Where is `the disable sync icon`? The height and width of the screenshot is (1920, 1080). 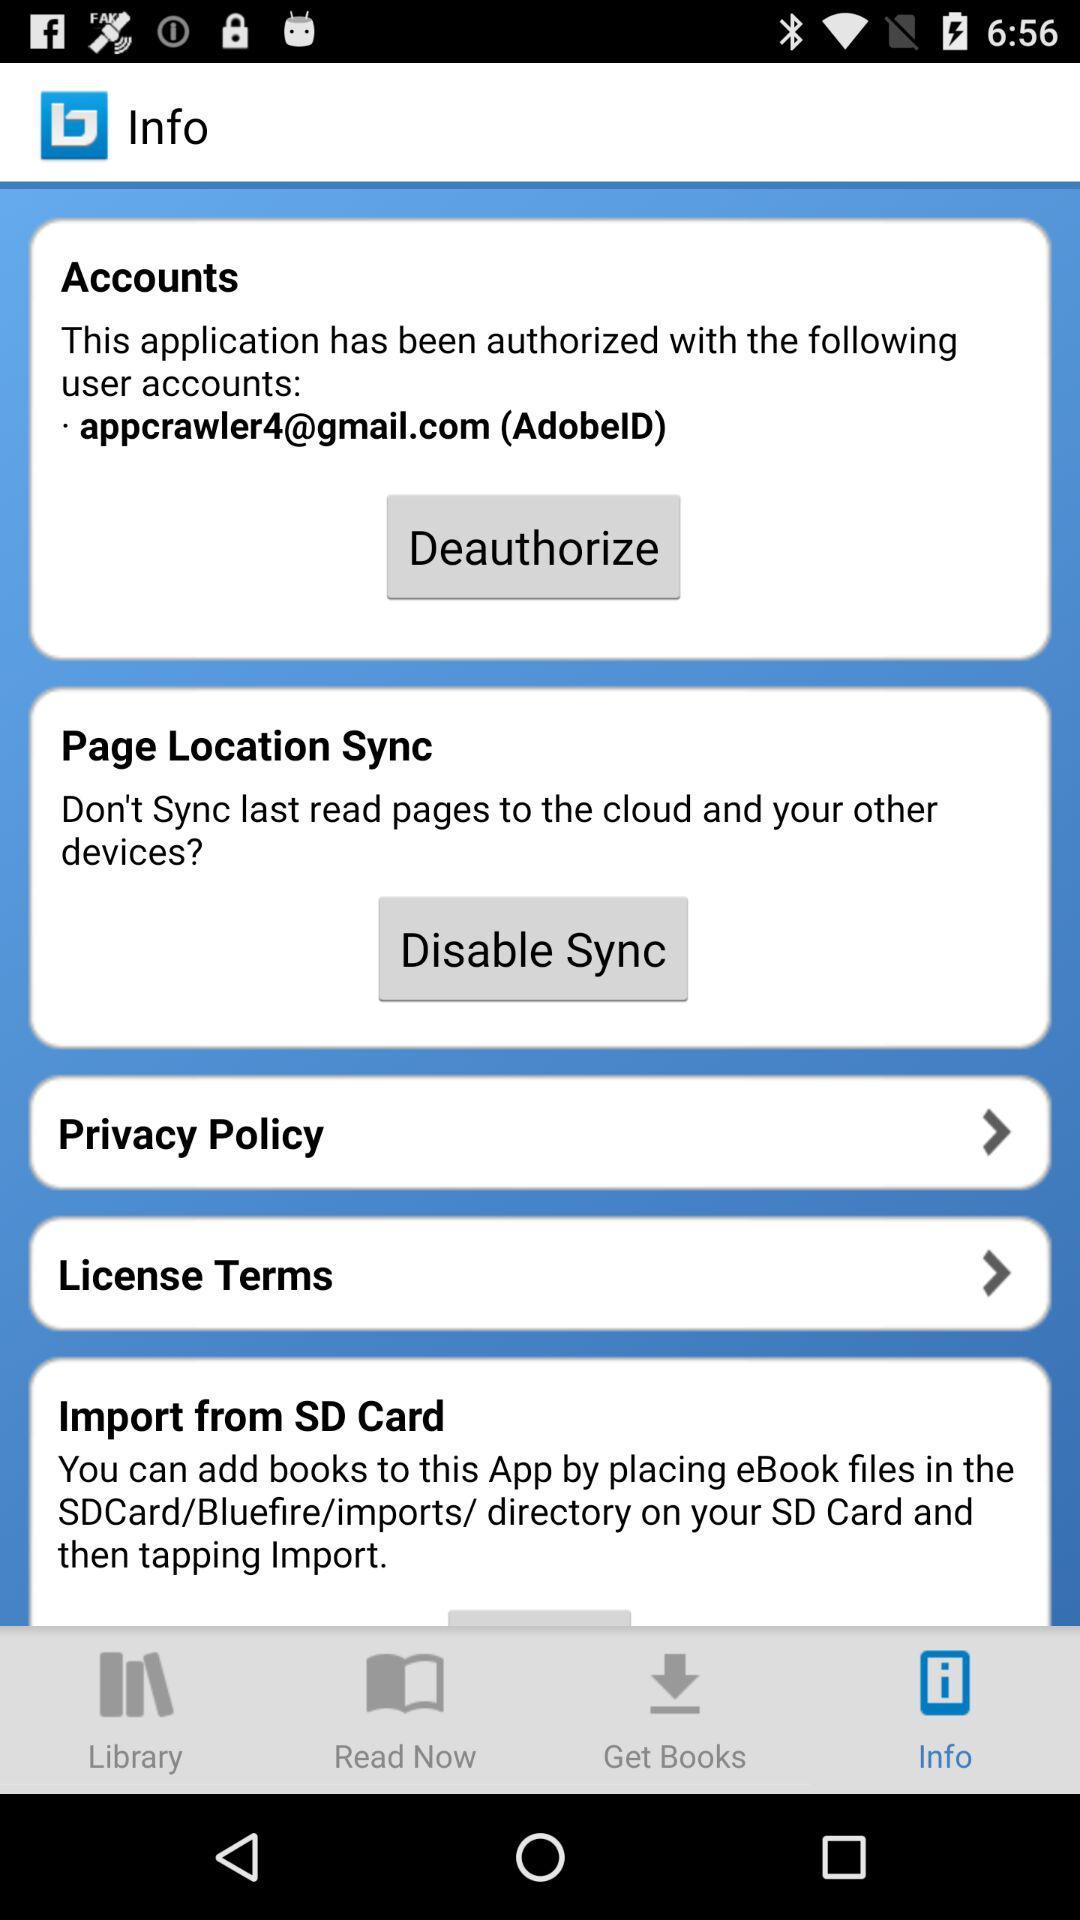
the disable sync icon is located at coordinates (532, 947).